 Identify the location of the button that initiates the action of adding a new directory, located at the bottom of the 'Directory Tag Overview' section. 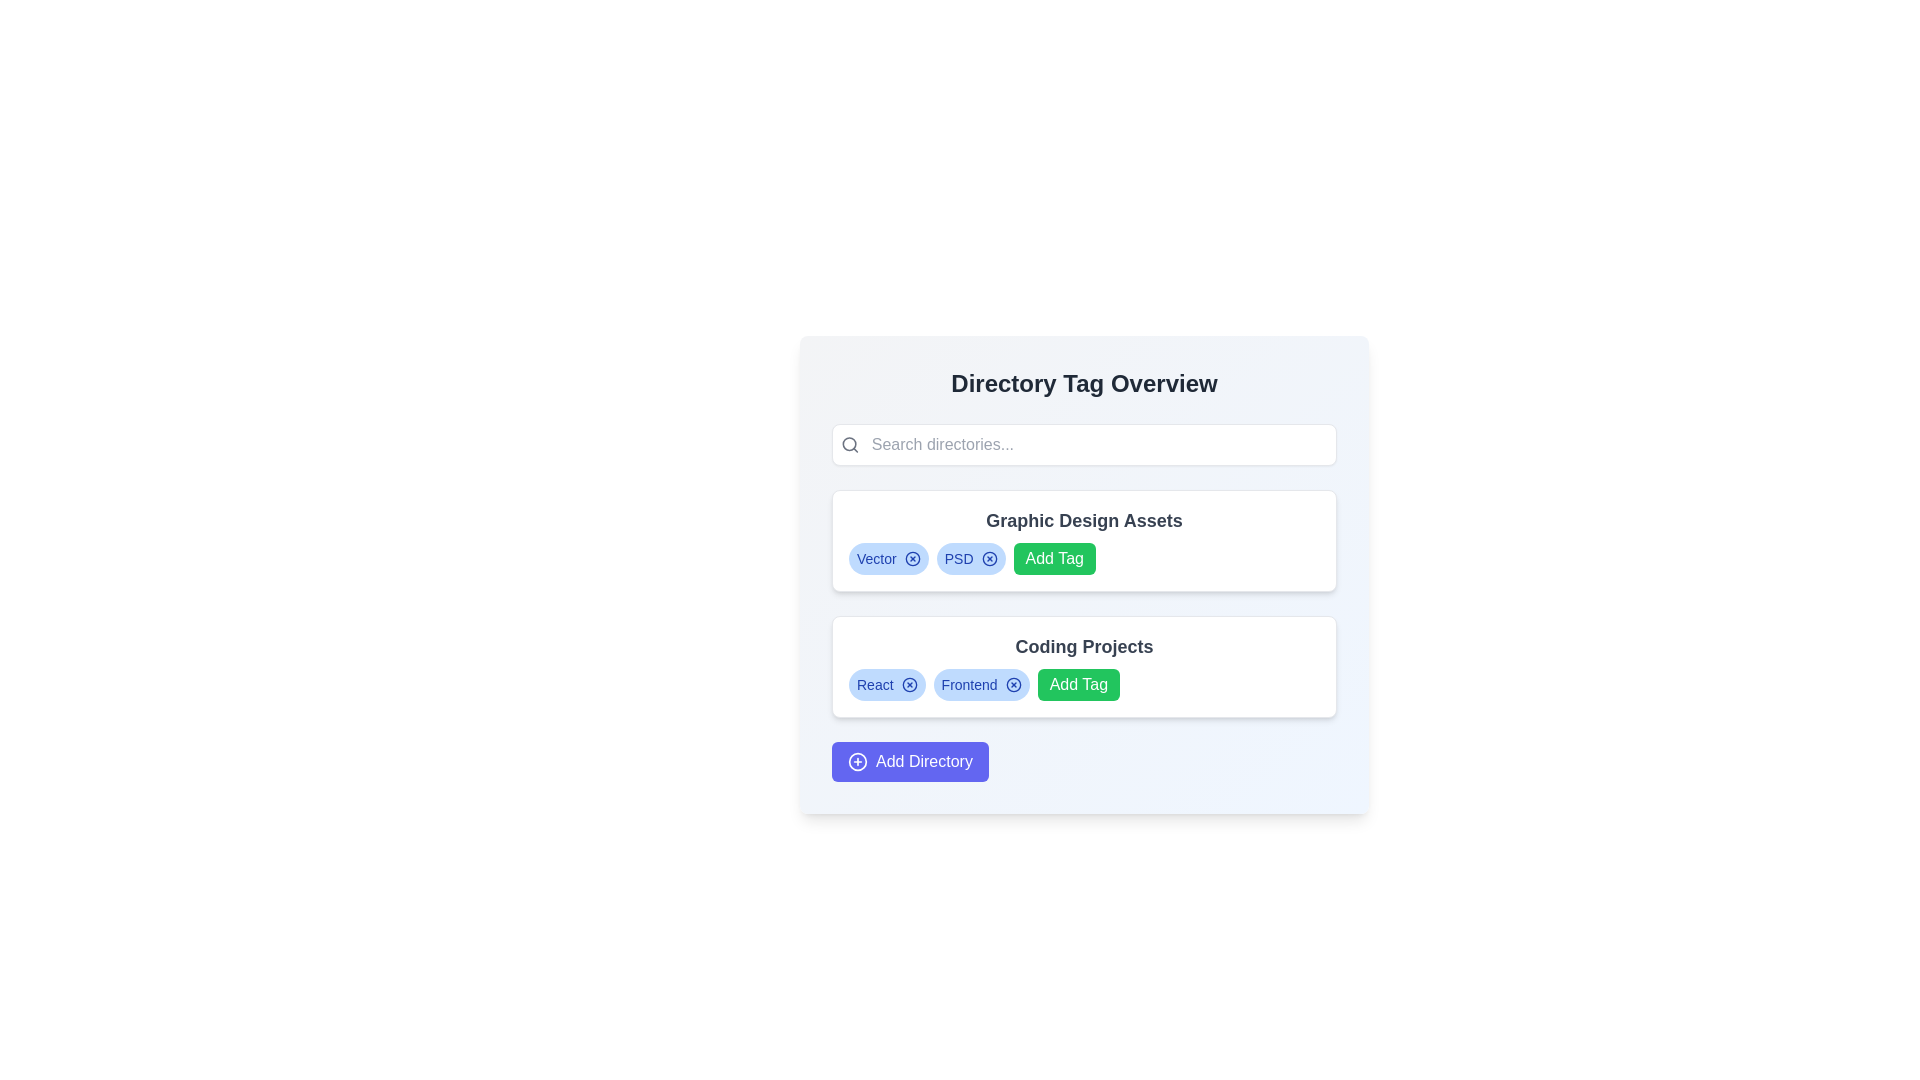
(909, 762).